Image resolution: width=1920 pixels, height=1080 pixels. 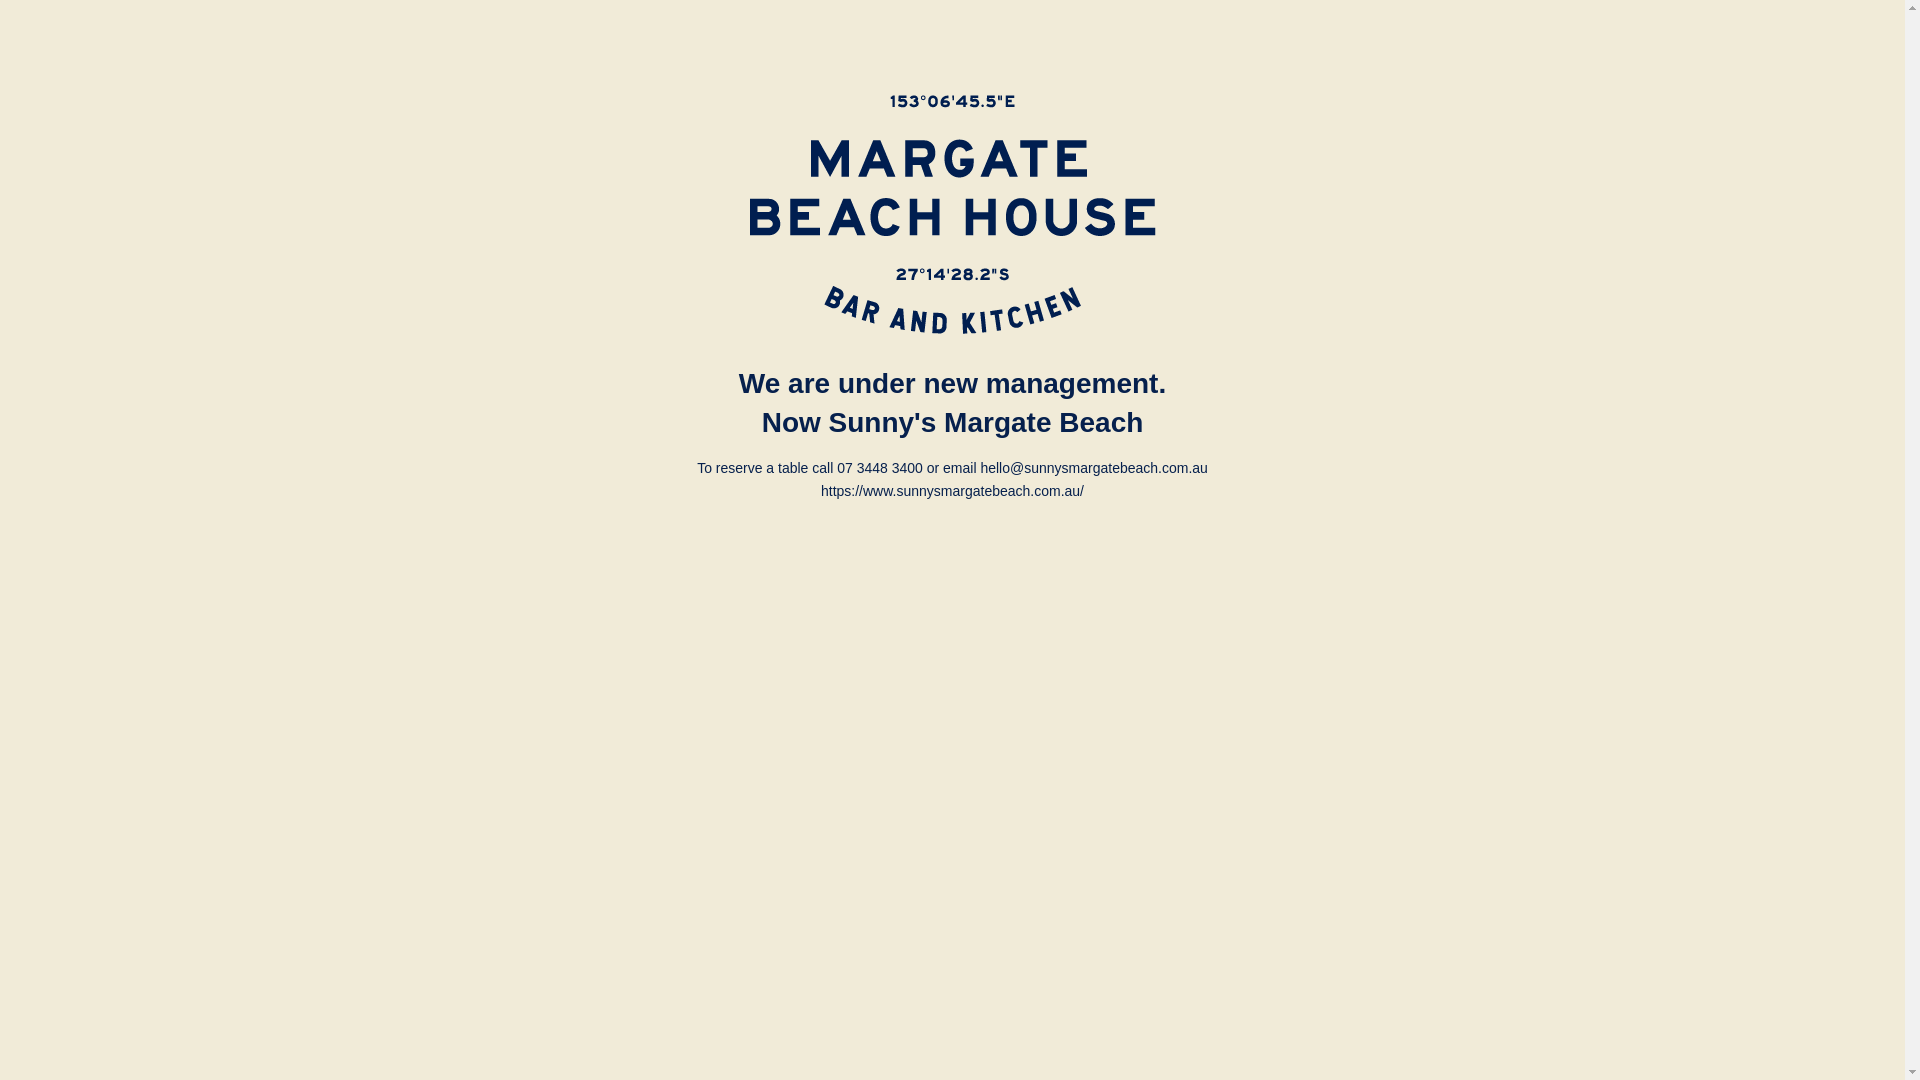 What do you see at coordinates (952, 214) in the screenshot?
I see `'Margate Beach House'` at bounding box center [952, 214].